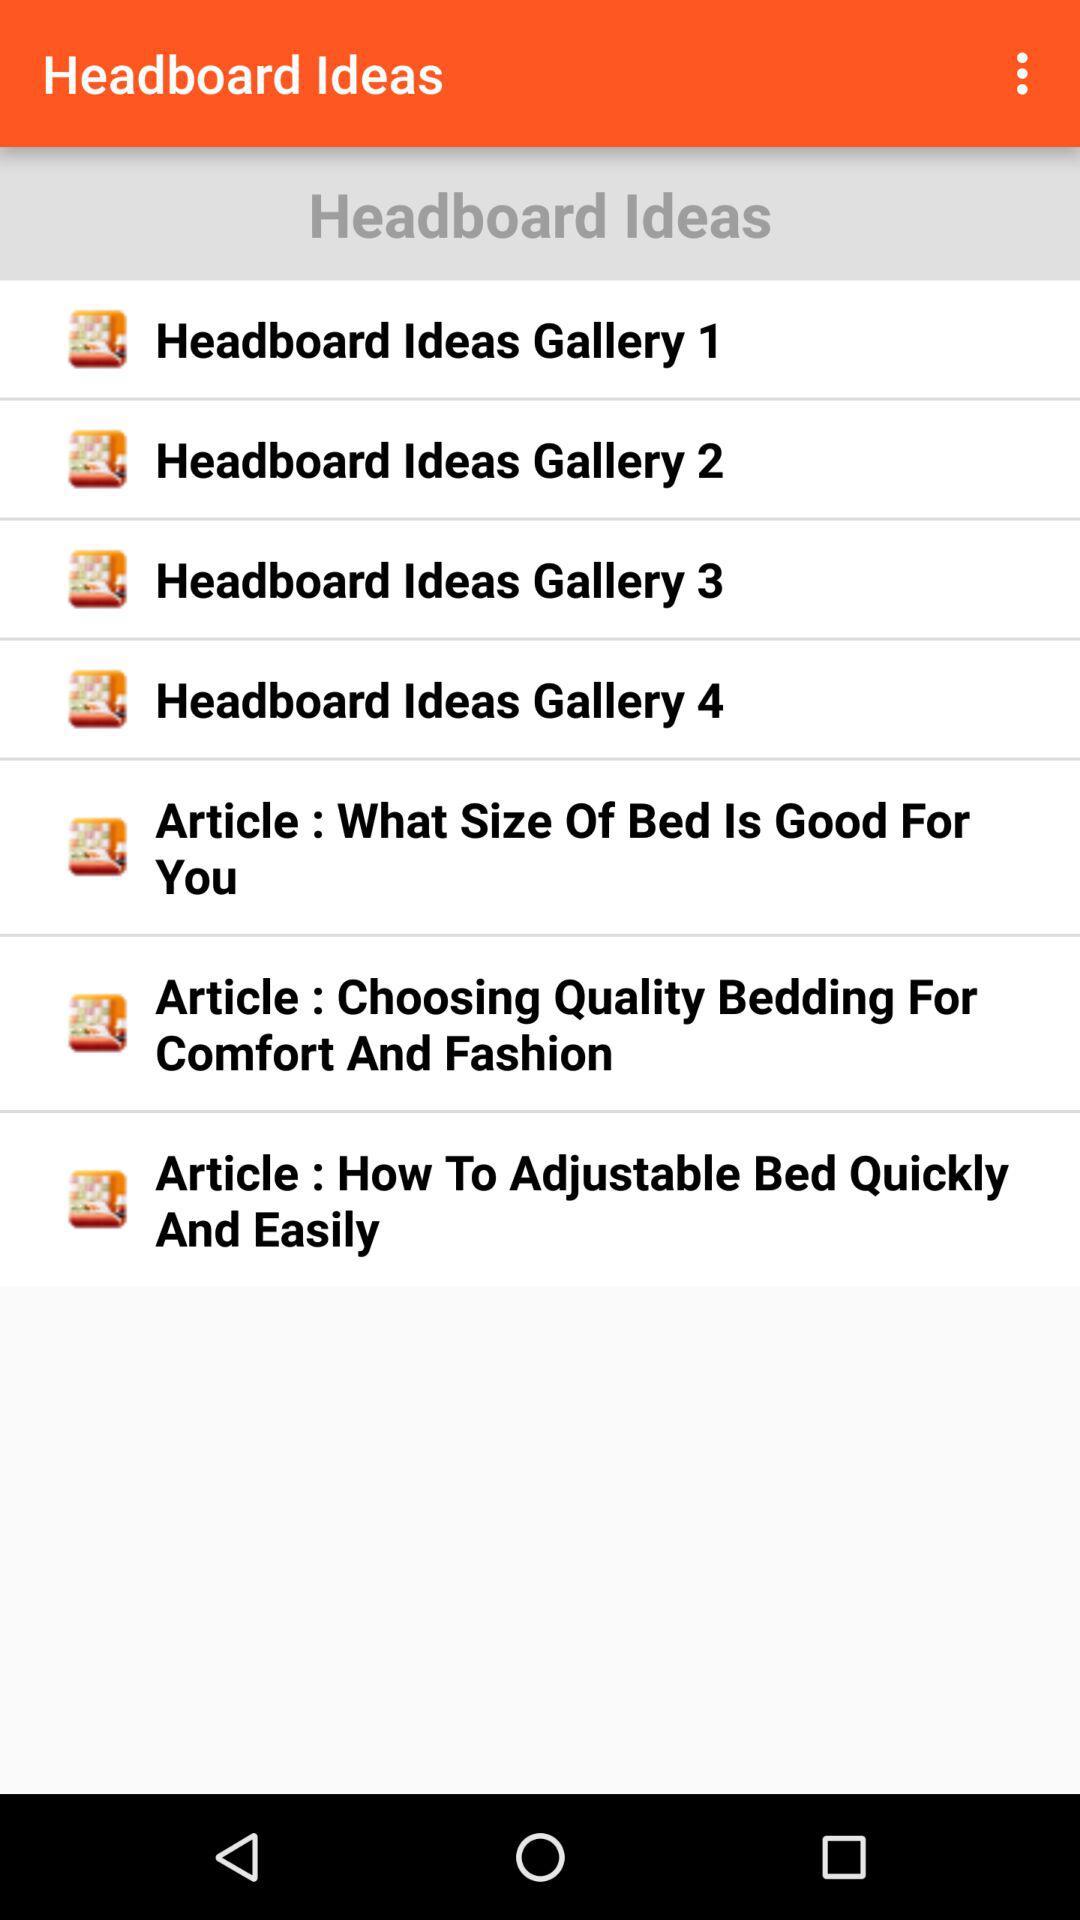 The width and height of the screenshot is (1080, 1920). Describe the element at coordinates (1027, 73) in the screenshot. I see `the item above headboard ideas icon` at that location.